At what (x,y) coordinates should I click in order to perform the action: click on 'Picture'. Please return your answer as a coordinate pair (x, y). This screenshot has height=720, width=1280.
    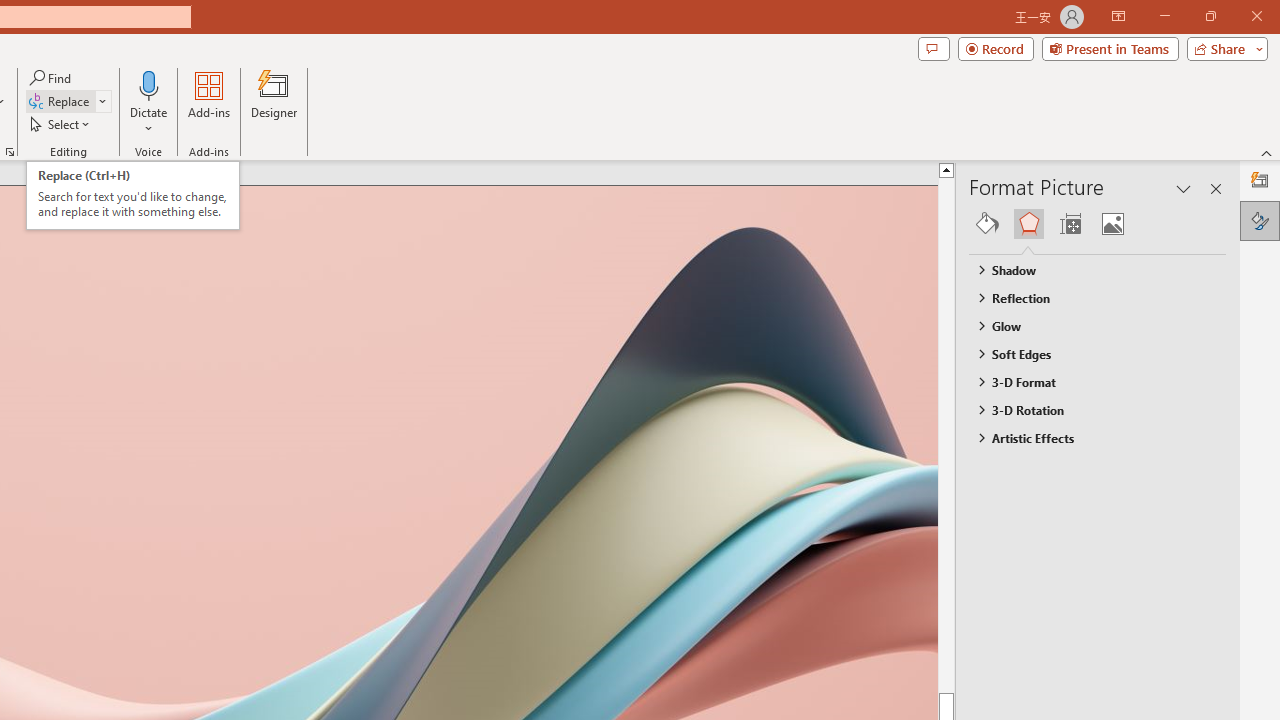
    Looking at the image, I should click on (1111, 223).